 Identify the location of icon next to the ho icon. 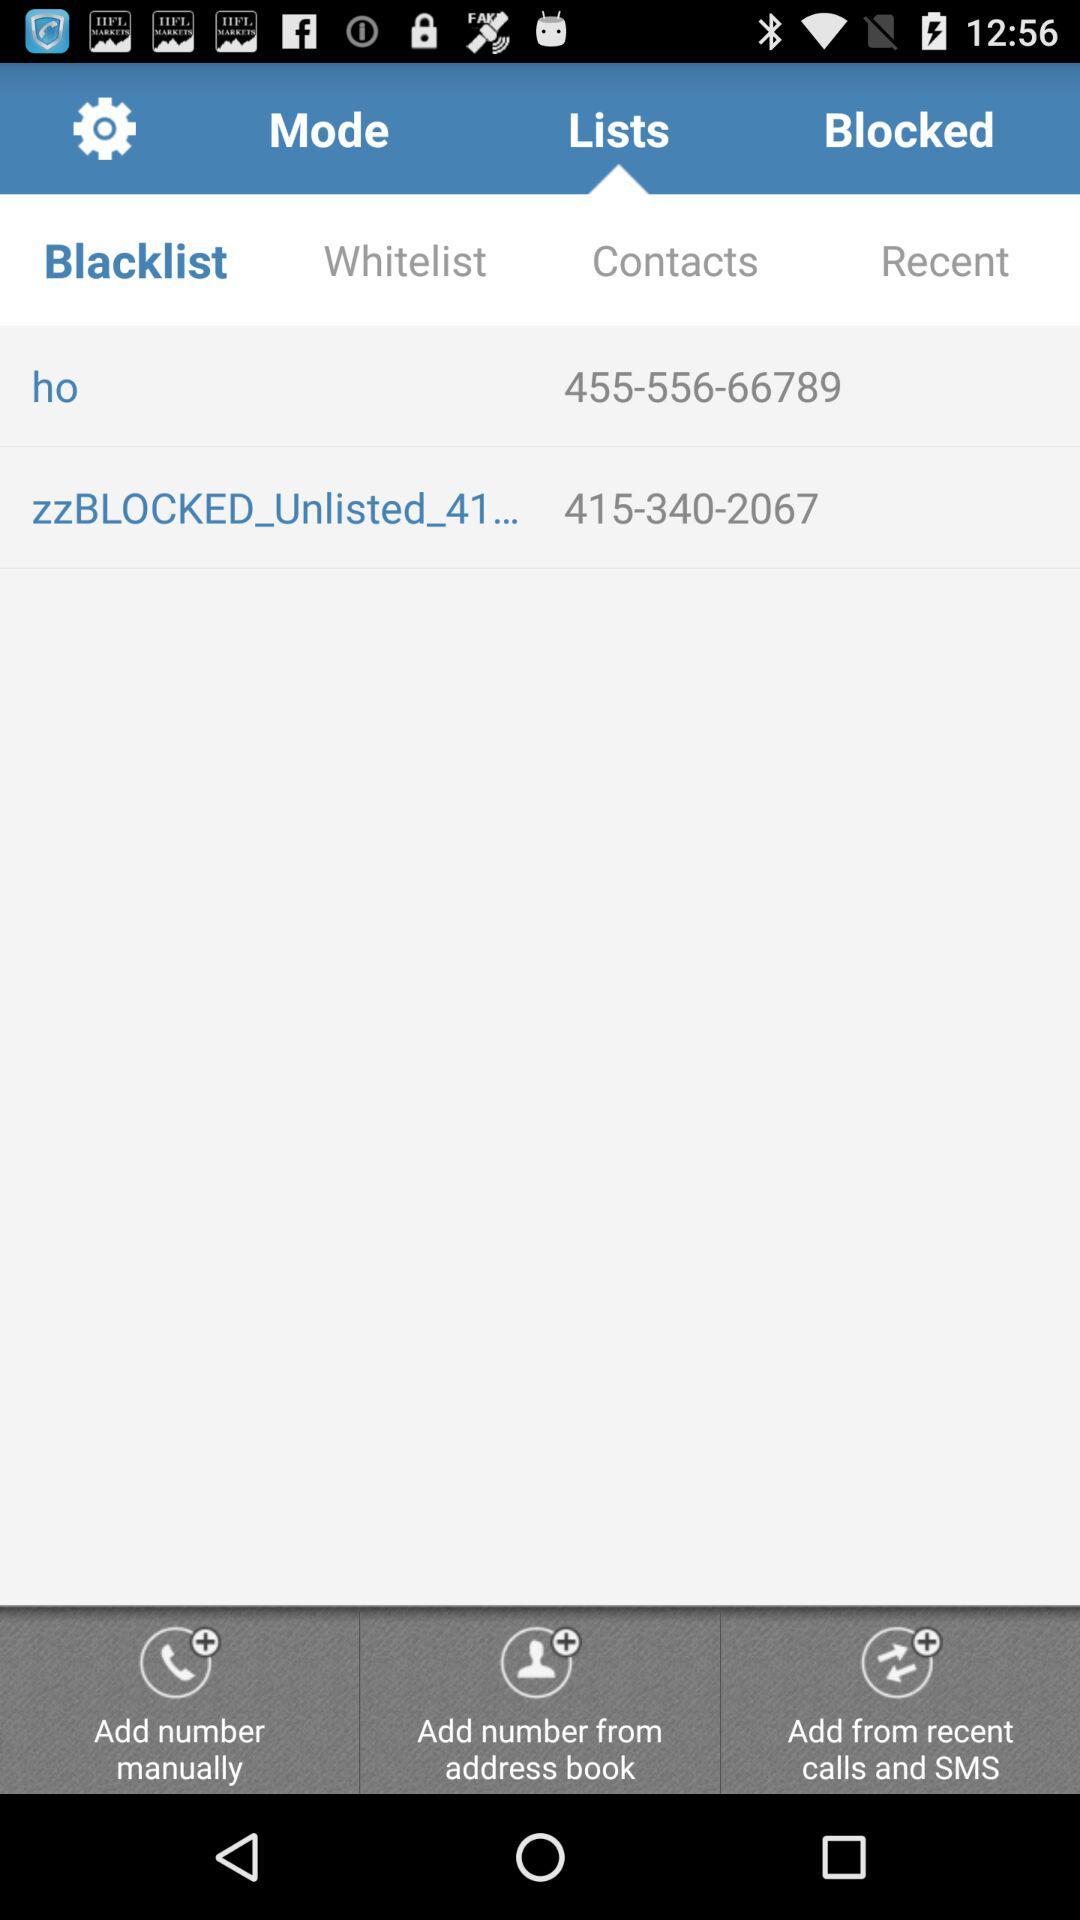
(814, 385).